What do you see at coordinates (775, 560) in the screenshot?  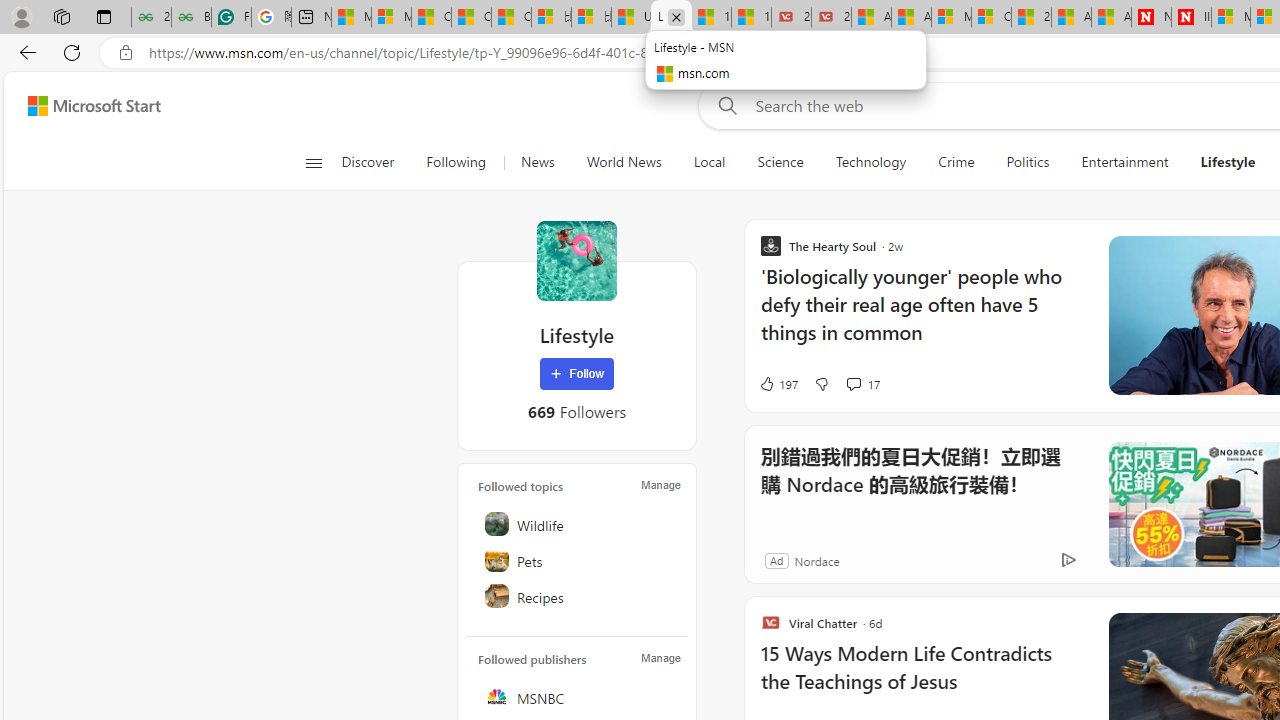 I see `'Ad'` at bounding box center [775, 560].